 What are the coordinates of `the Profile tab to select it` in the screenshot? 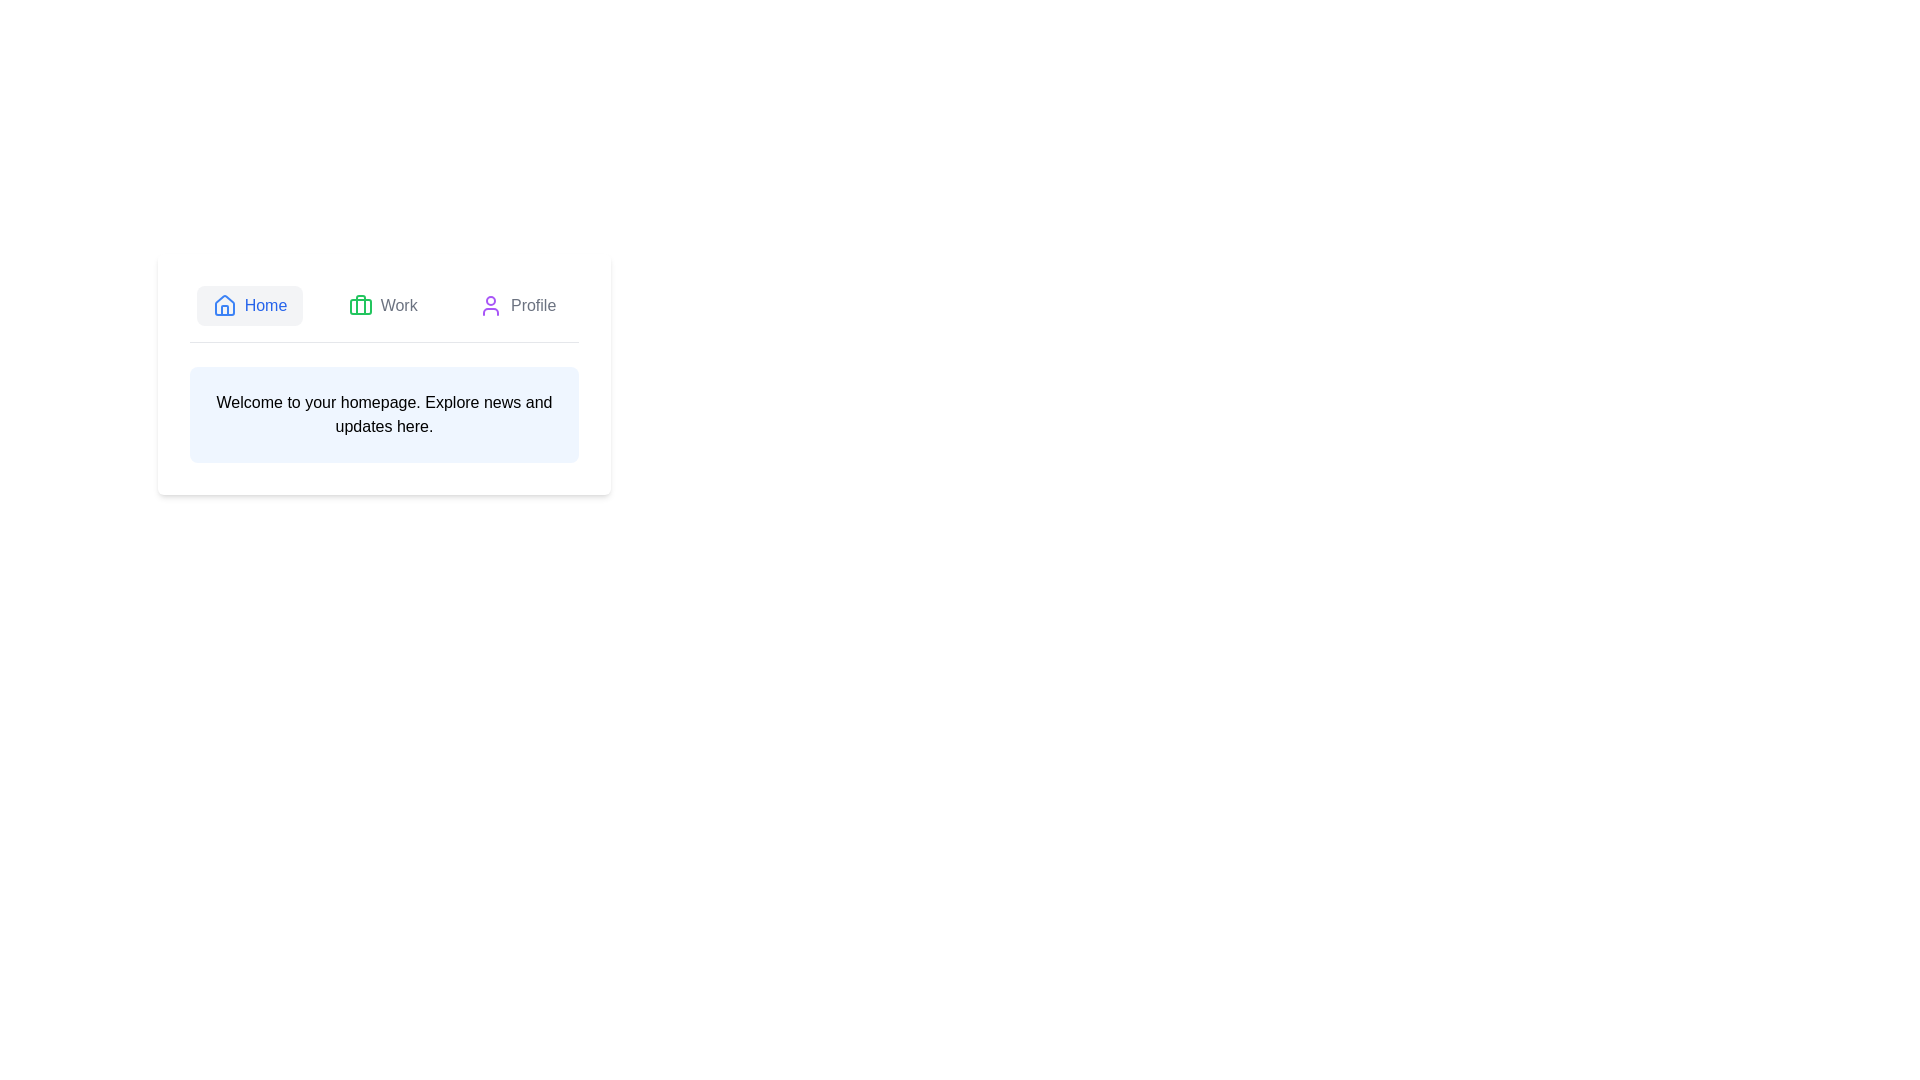 It's located at (517, 305).